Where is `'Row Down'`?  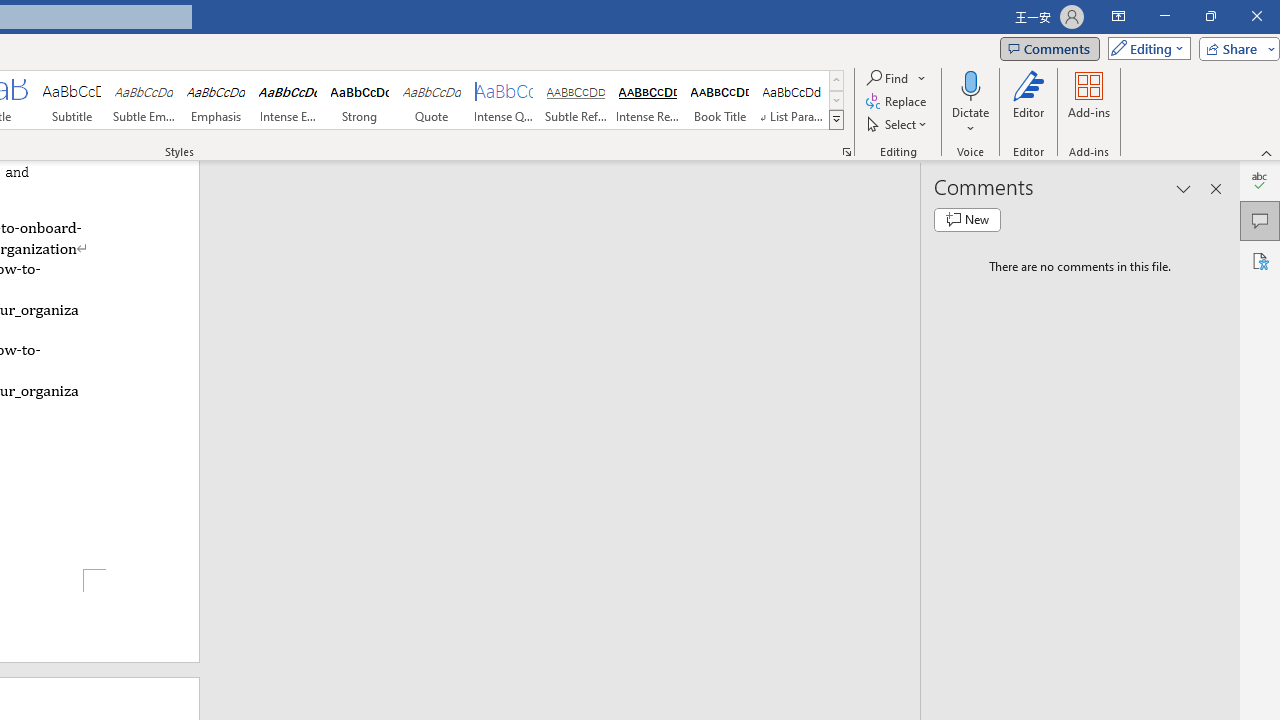
'Row Down' is located at coordinates (836, 100).